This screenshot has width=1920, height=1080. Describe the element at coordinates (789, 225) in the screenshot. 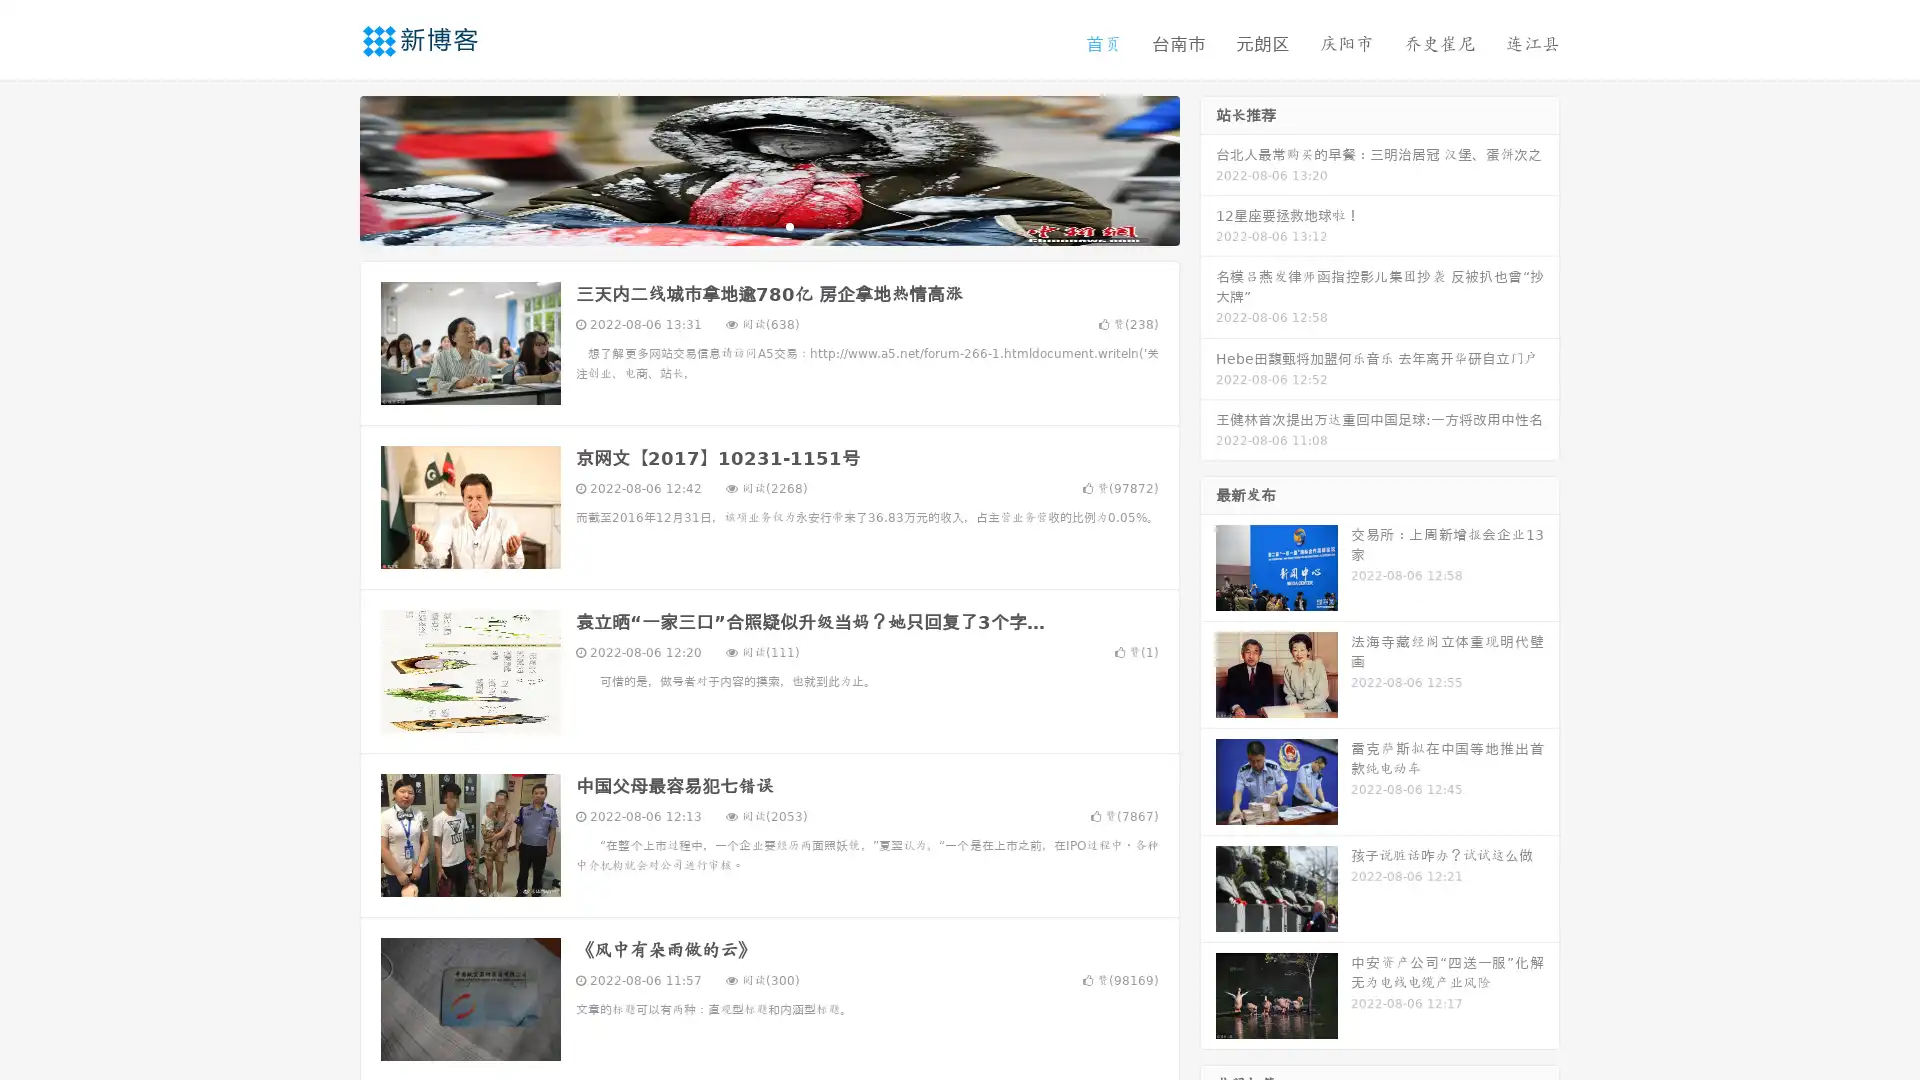

I see `Go to slide 3` at that location.